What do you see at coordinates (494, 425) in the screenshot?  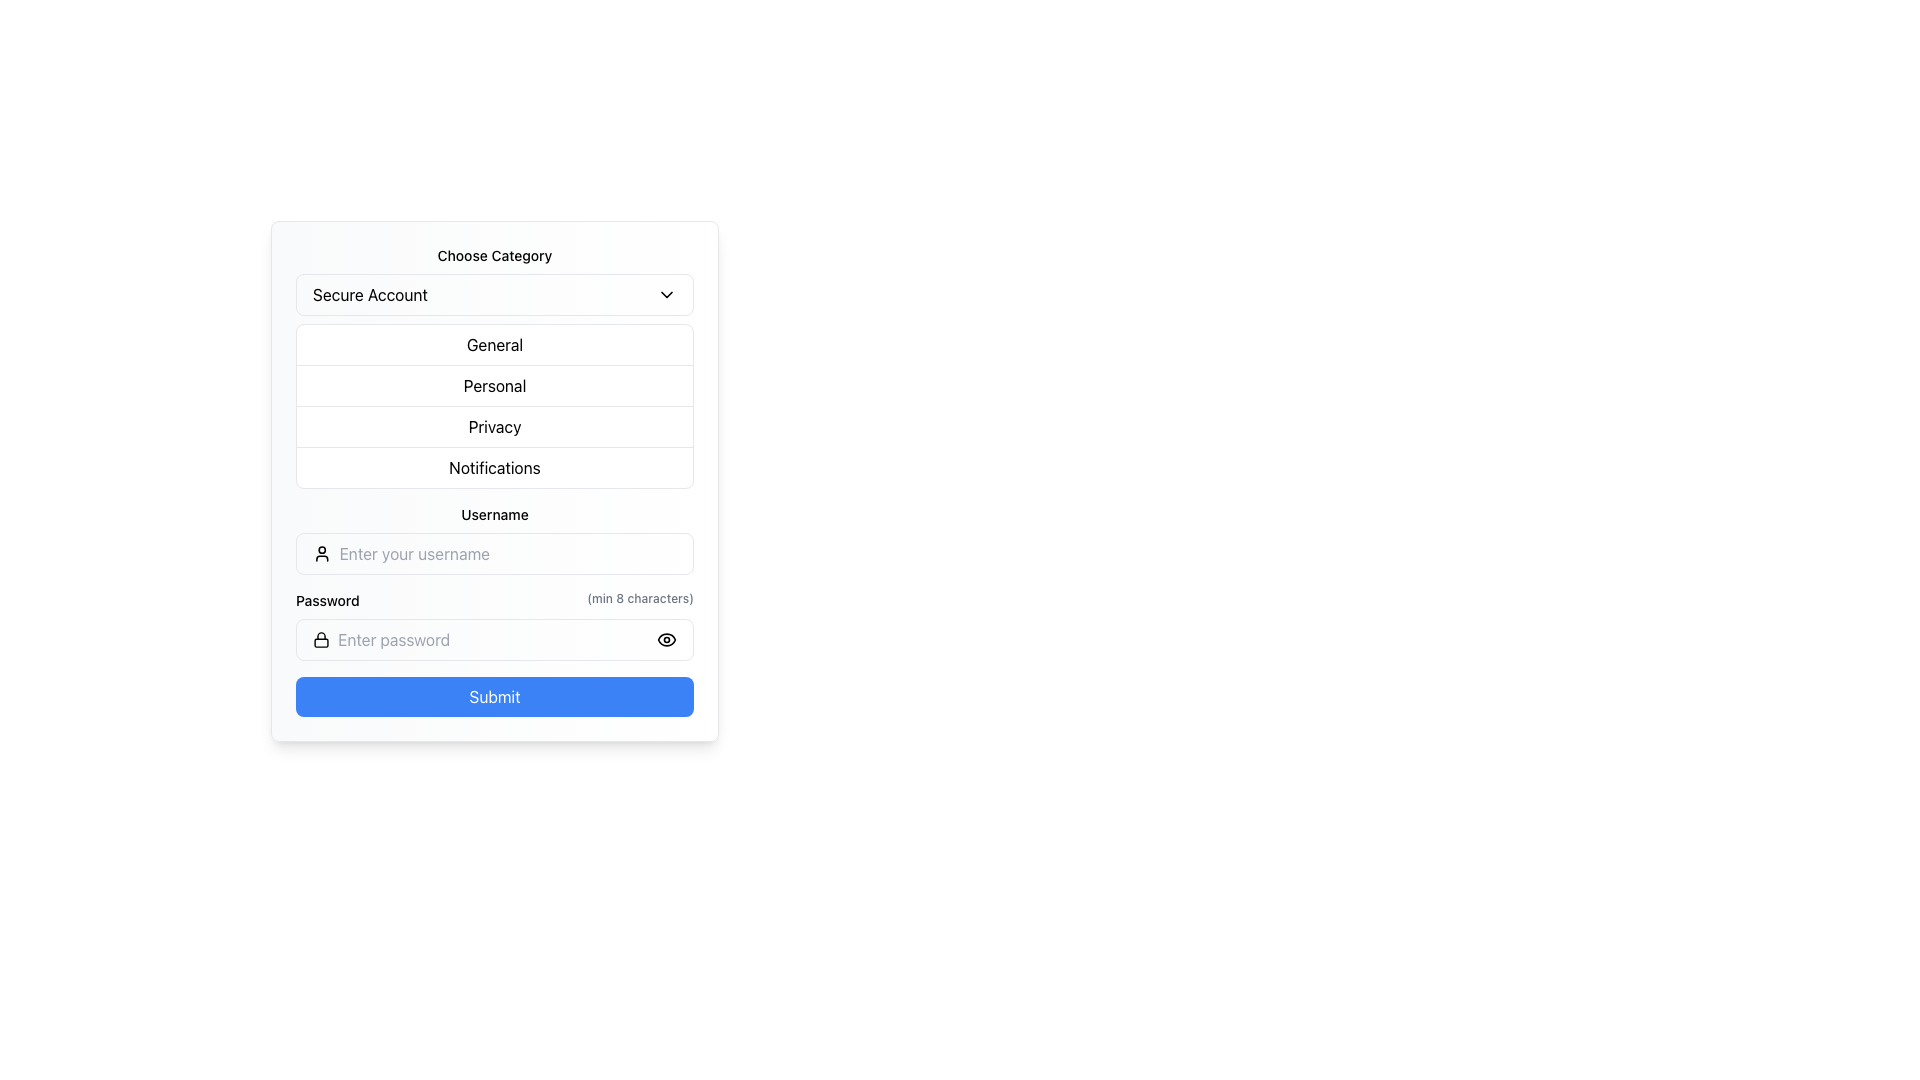 I see `the 'Privacy' button, which is the third button in a vertical list of four buttons labeled 'General', 'Personal', 'Privacy', and 'Notifications'` at bounding box center [494, 425].